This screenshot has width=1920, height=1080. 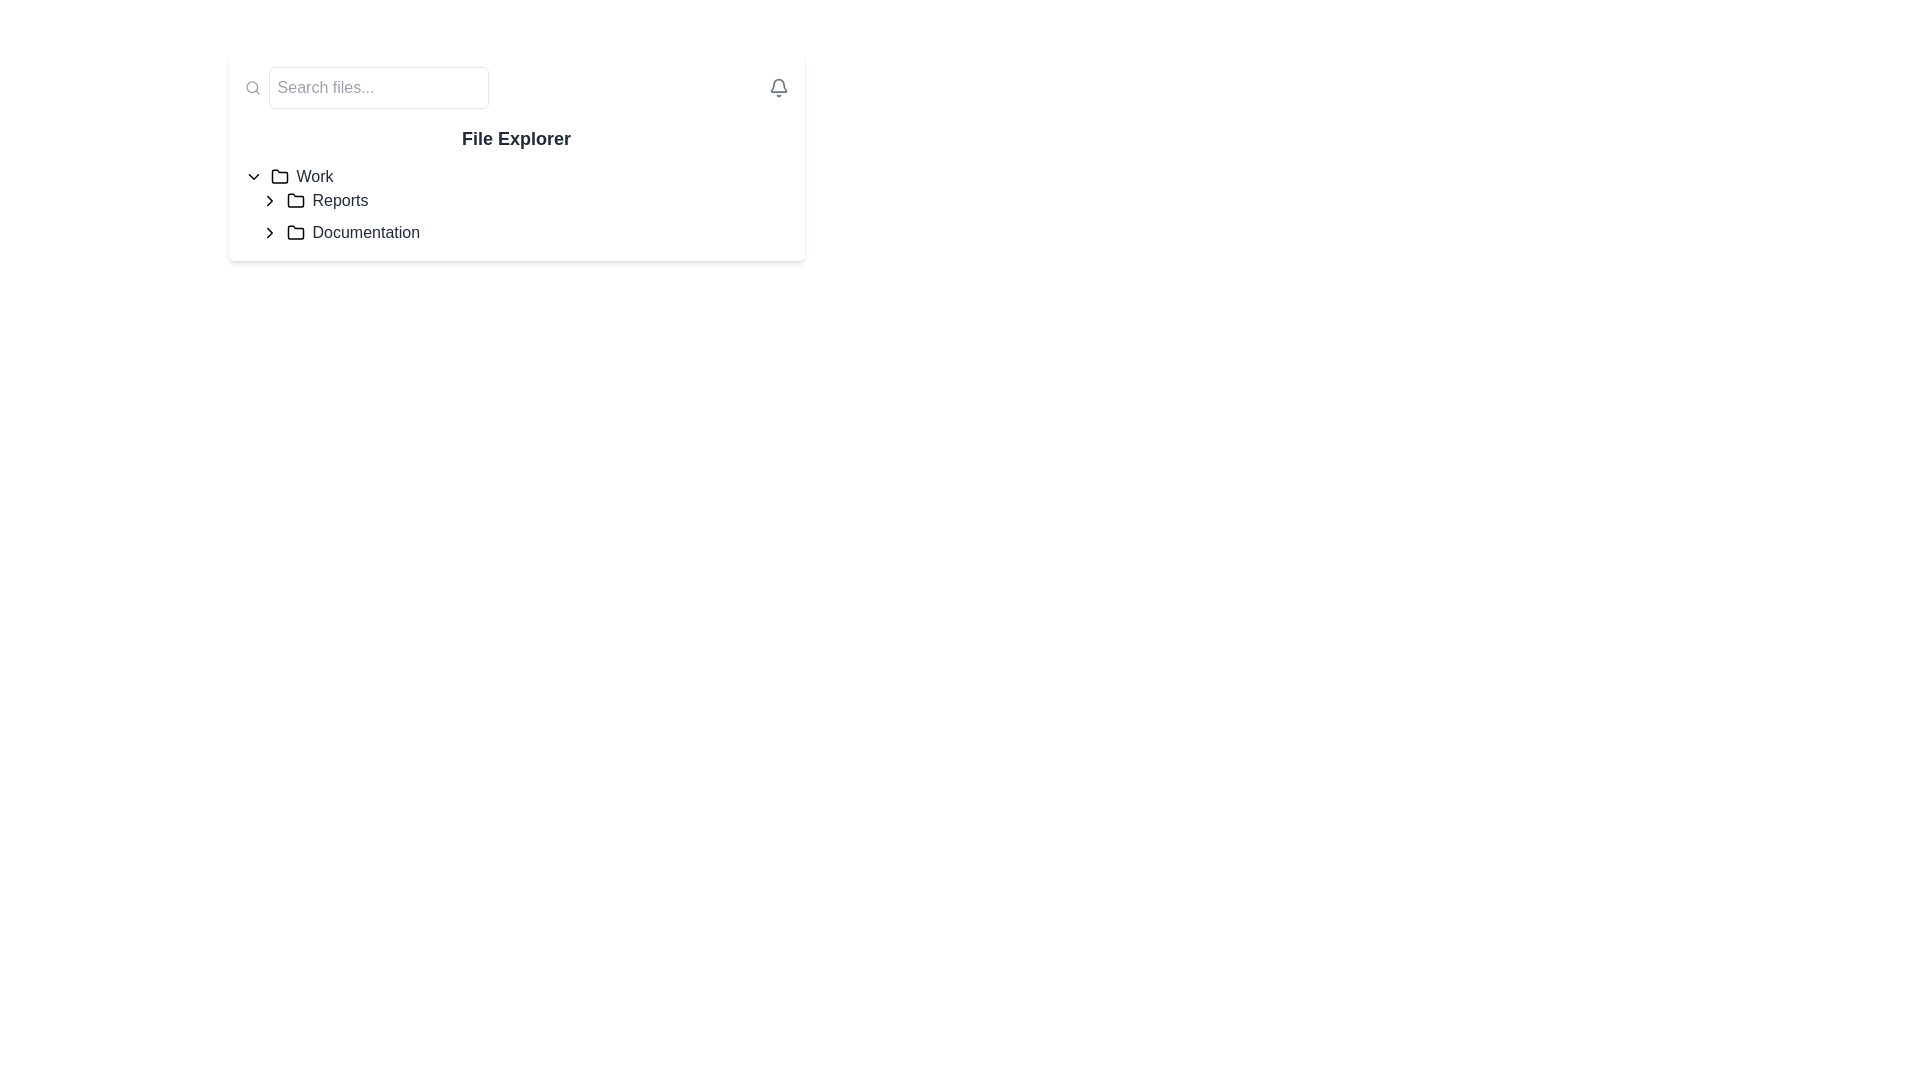 I want to click on the folder icon representing the 'Reports' directory in the file explorer interface, so click(x=294, y=200).